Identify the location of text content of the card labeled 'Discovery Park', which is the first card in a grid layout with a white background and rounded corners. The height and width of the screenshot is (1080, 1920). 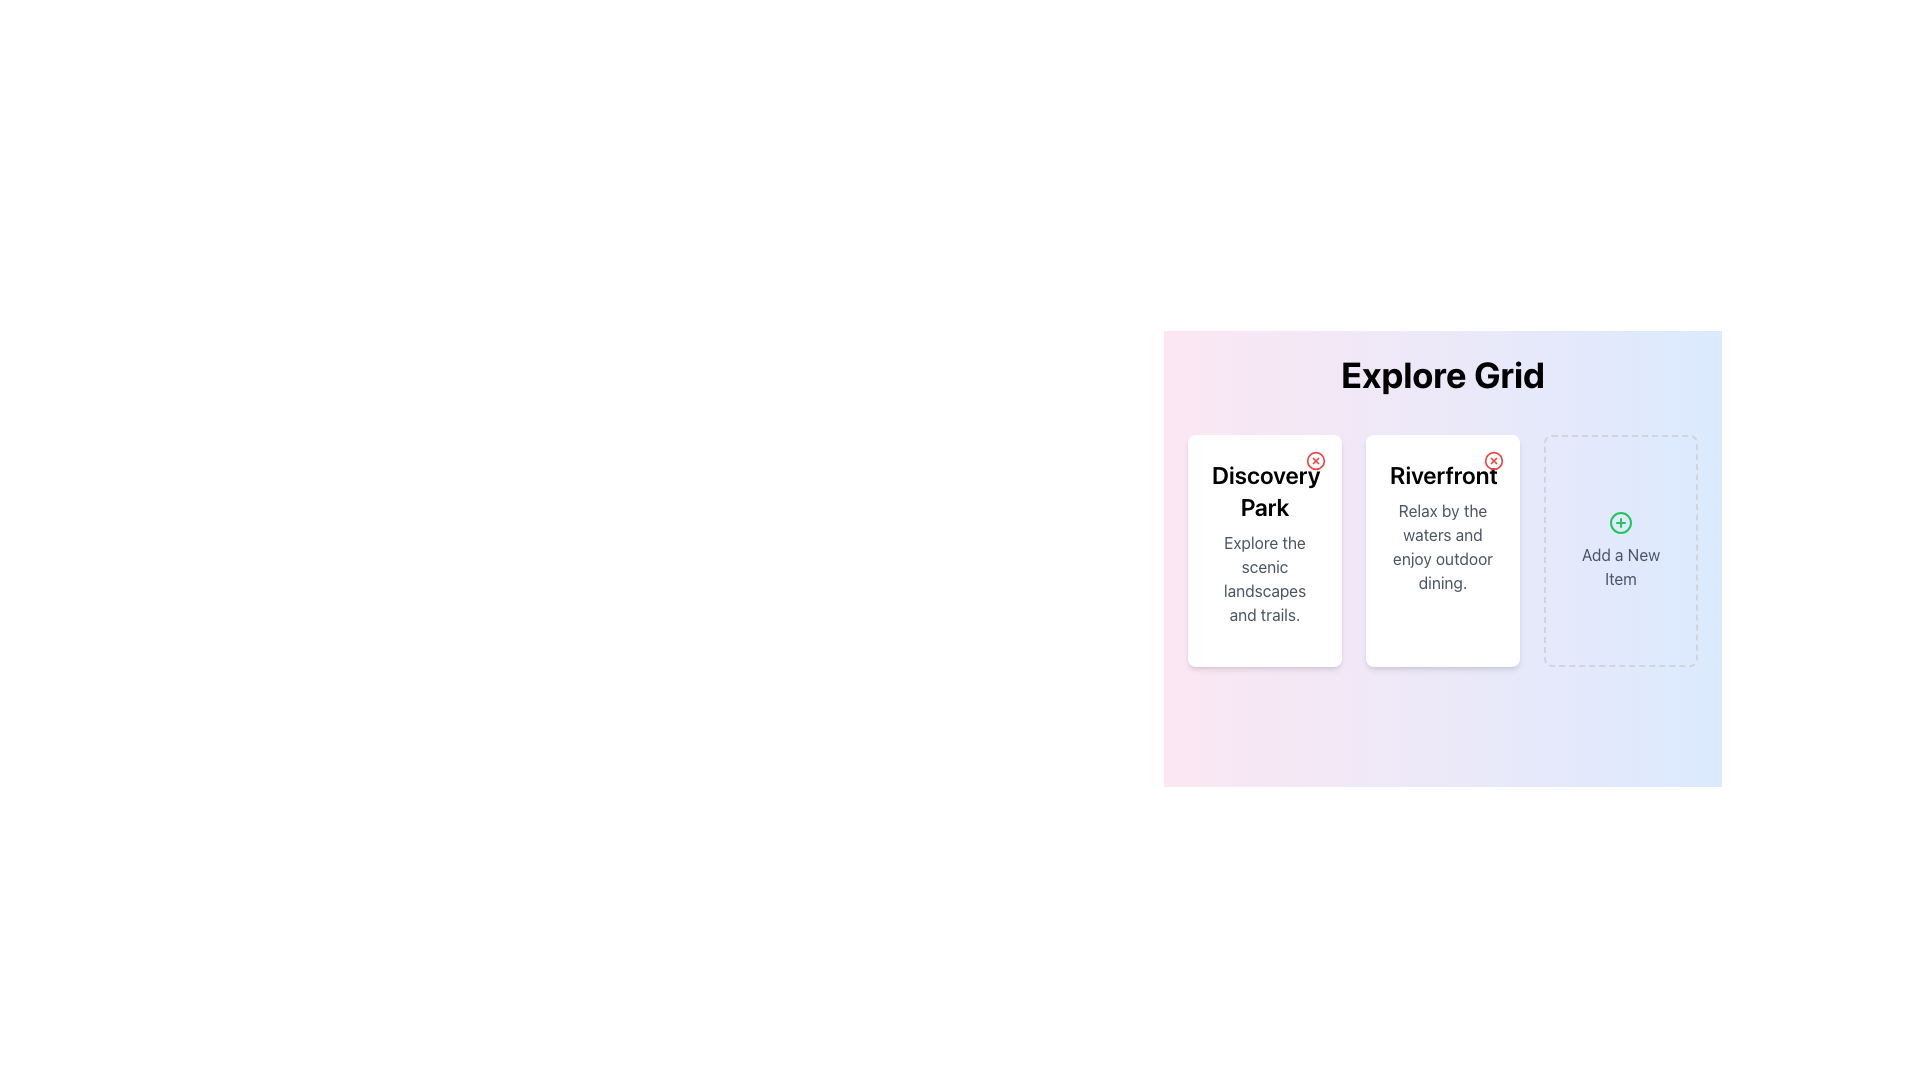
(1264, 551).